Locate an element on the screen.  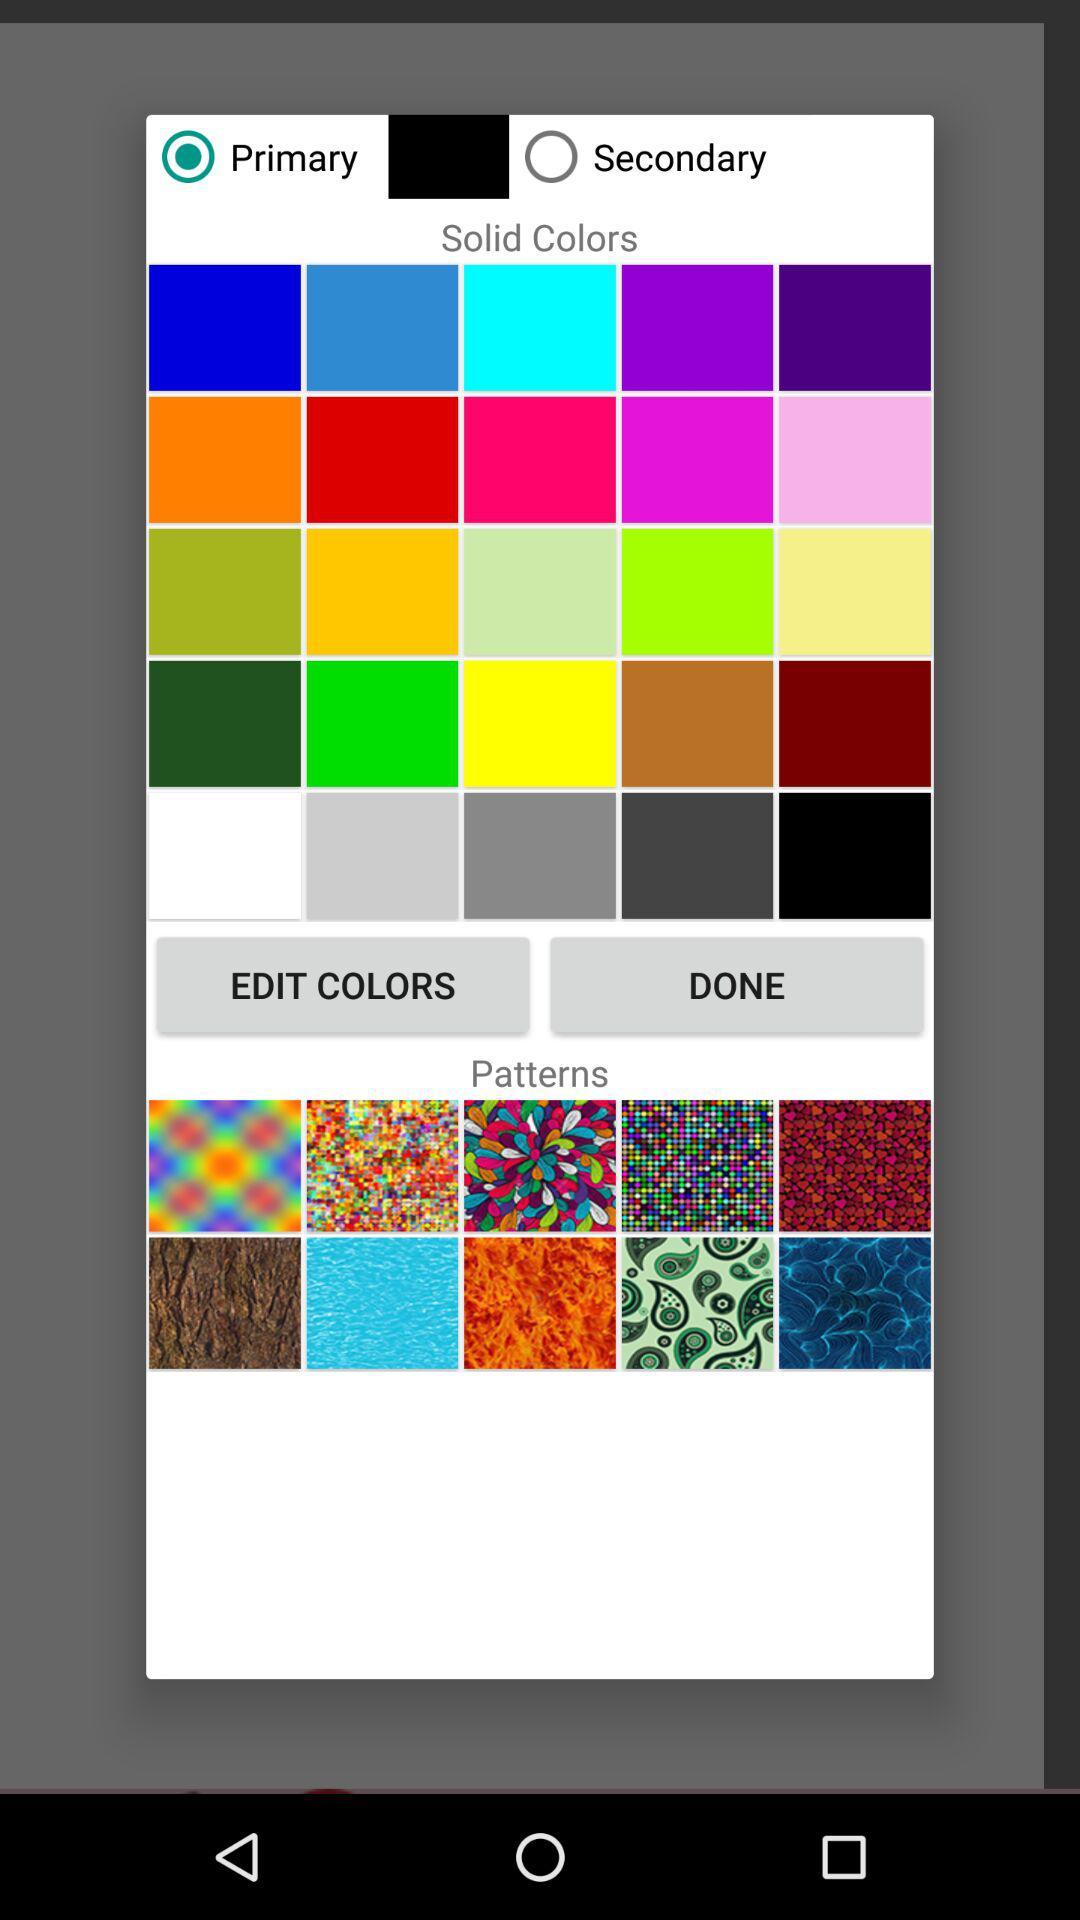
item to the right of edit colors is located at coordinates (736, 984).